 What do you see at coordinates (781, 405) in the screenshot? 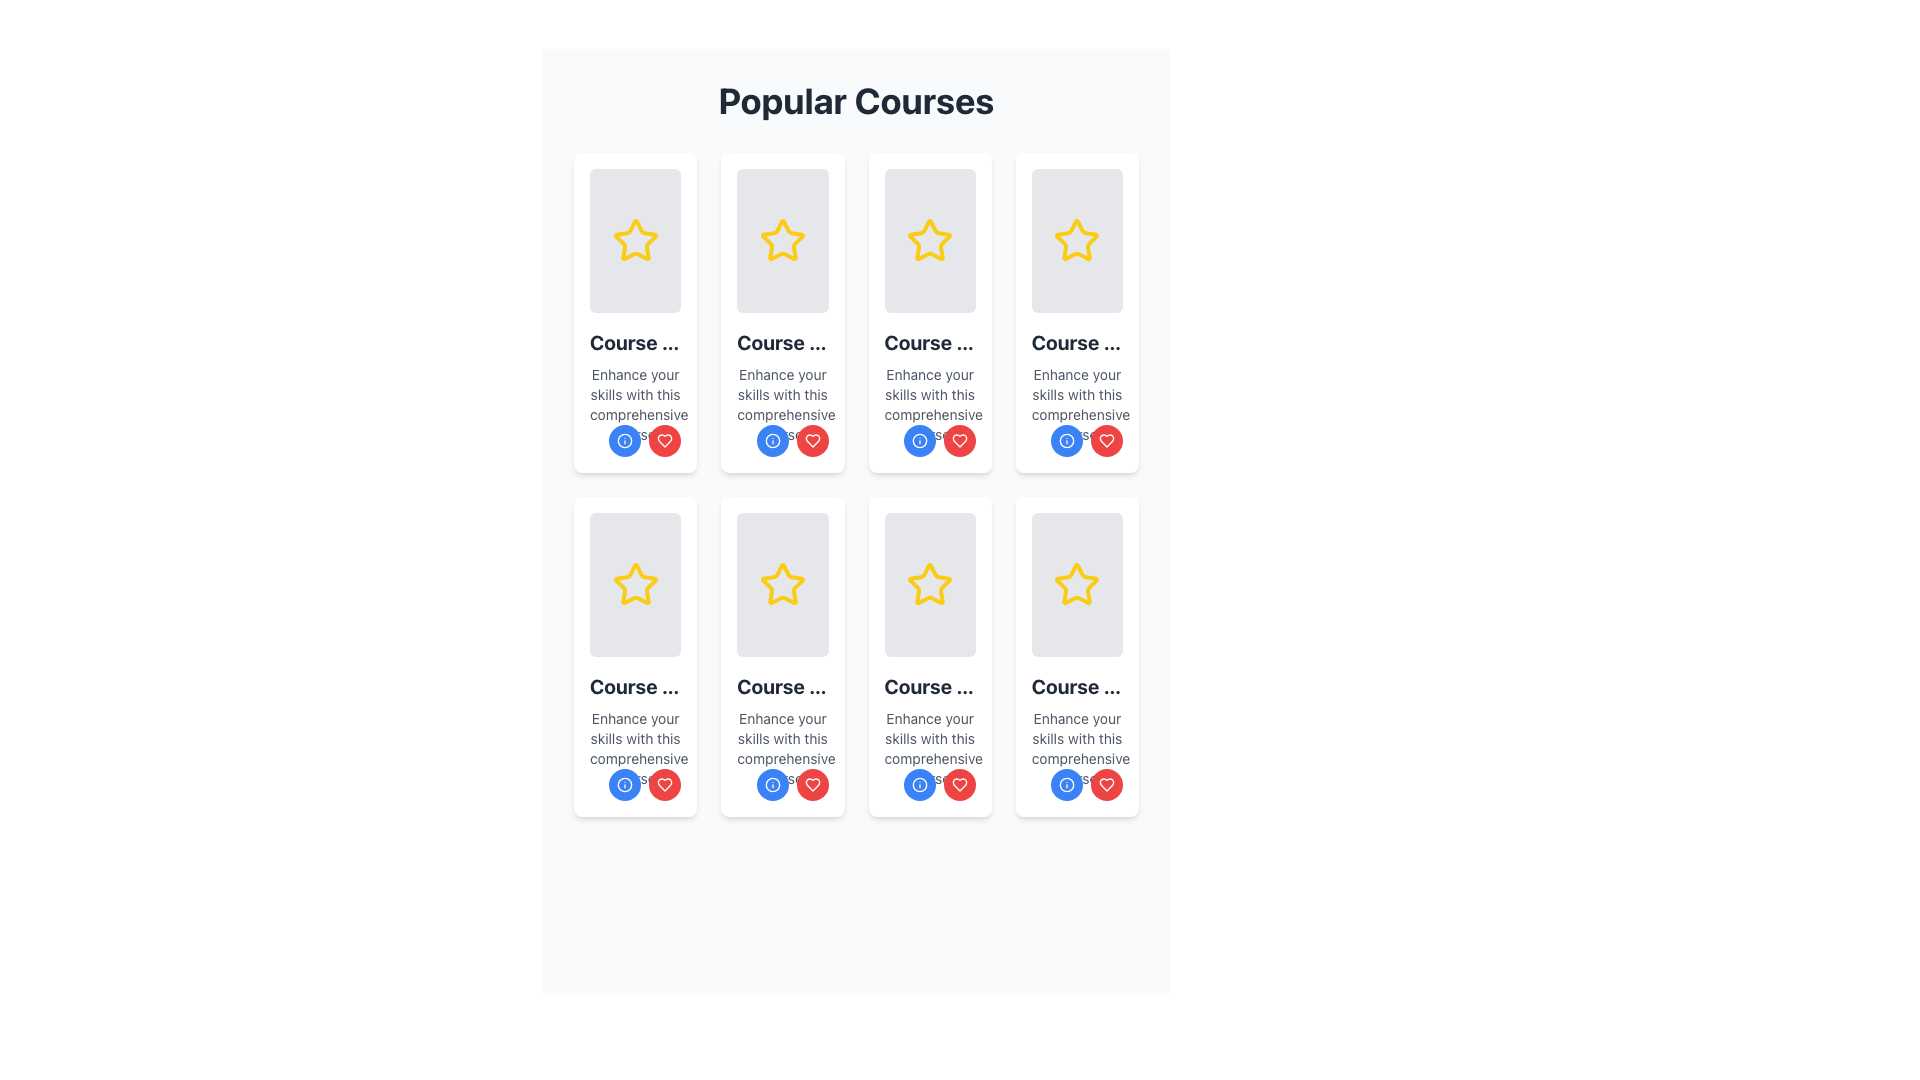
I see `the informational text element that describes the course, located in the second card from the left in the first row, beneath 'Course Title 2' and above the actionable buttons` at bounding box center [781, 405].